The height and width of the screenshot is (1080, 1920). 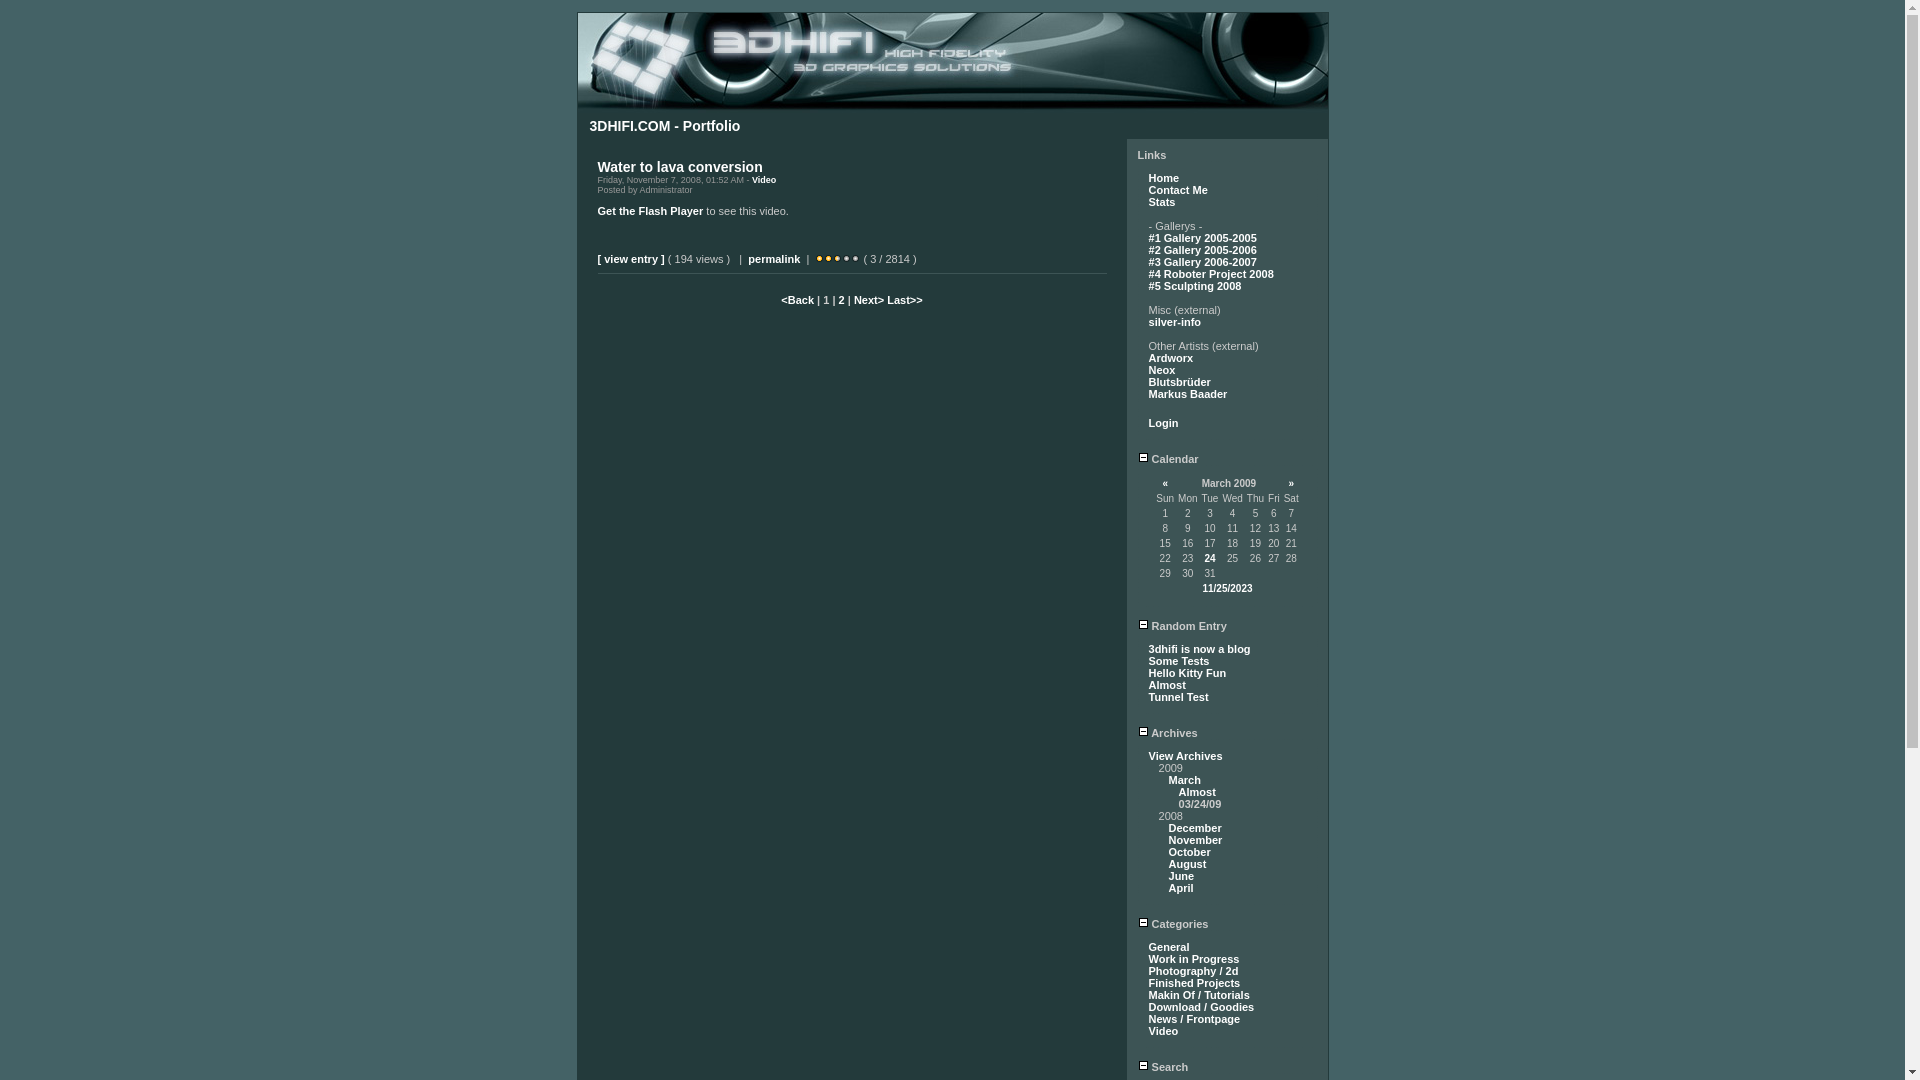 What do you see at coordinates (1148, 201) in the screenshot?
I see `'Stats'` at bounding box center [1148, 201].